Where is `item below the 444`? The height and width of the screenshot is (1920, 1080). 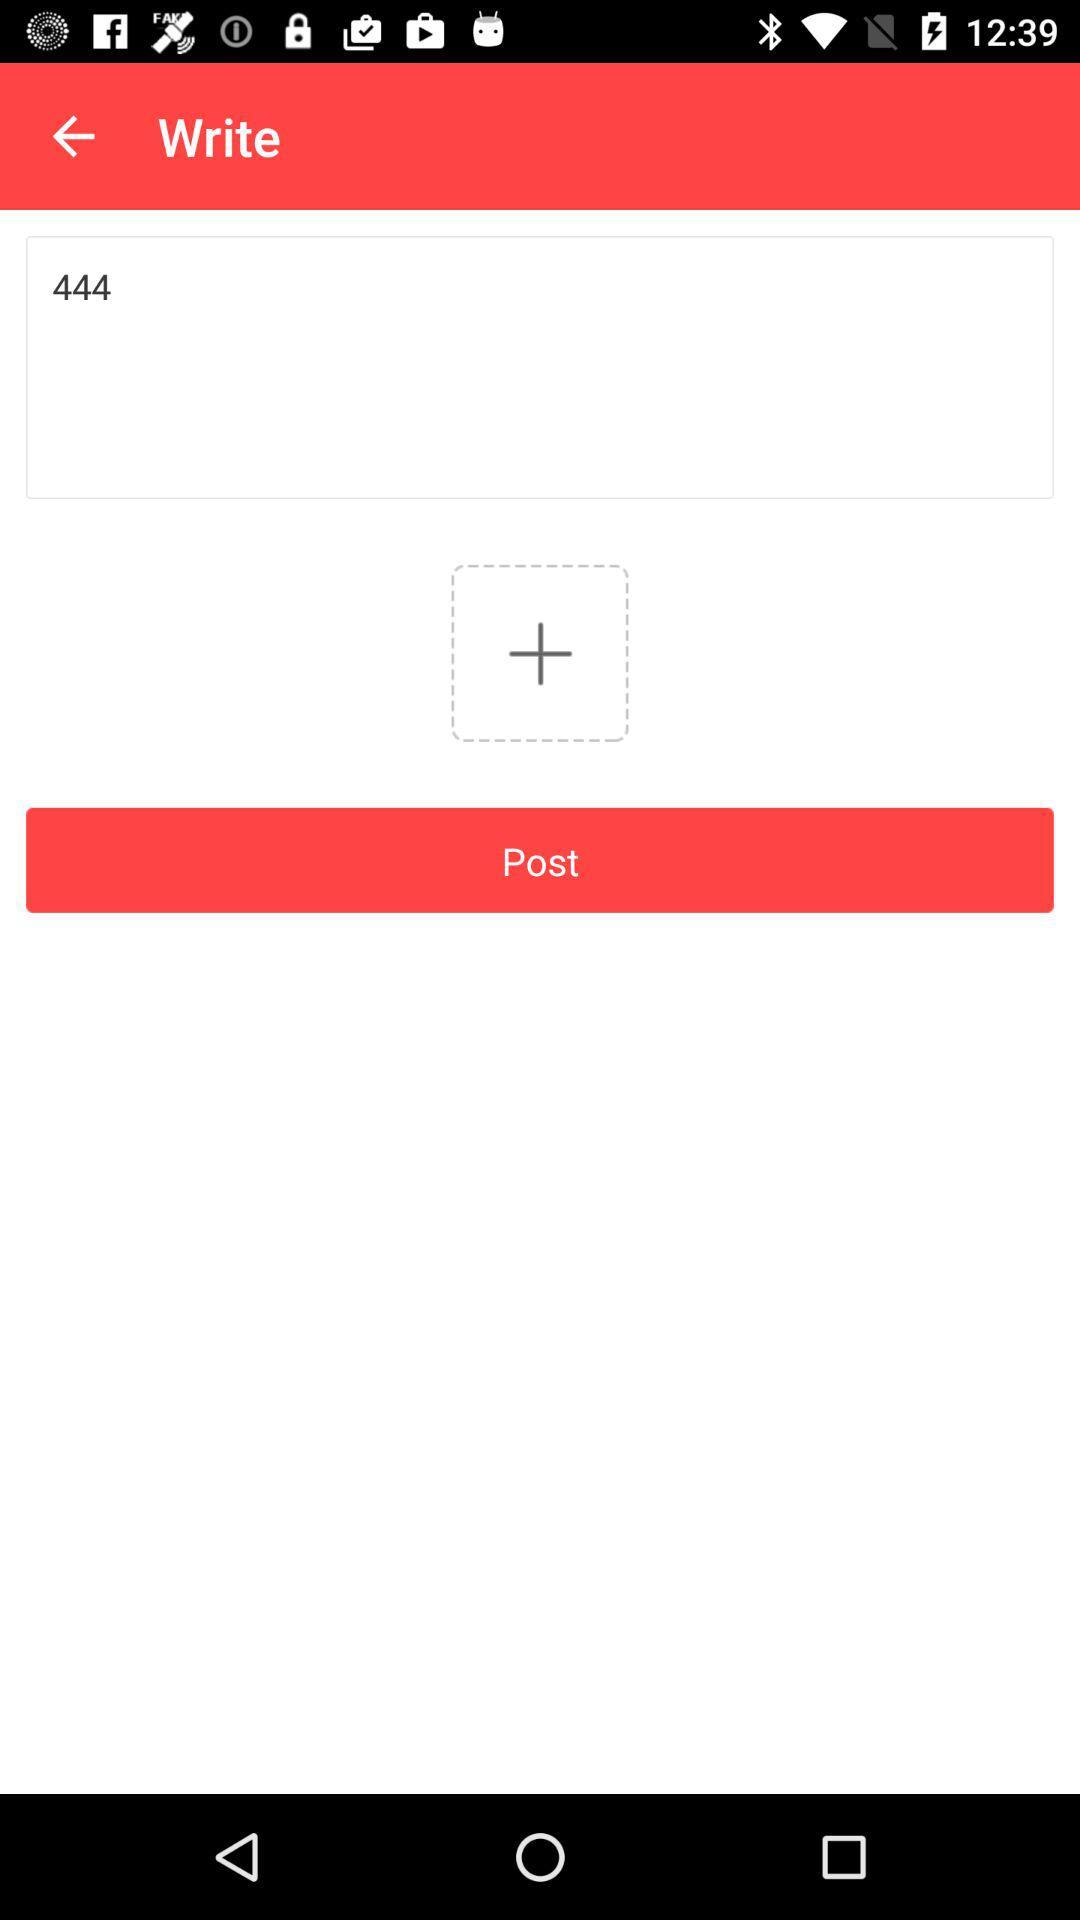 item below the 444 is located at coordinates (540, 653).